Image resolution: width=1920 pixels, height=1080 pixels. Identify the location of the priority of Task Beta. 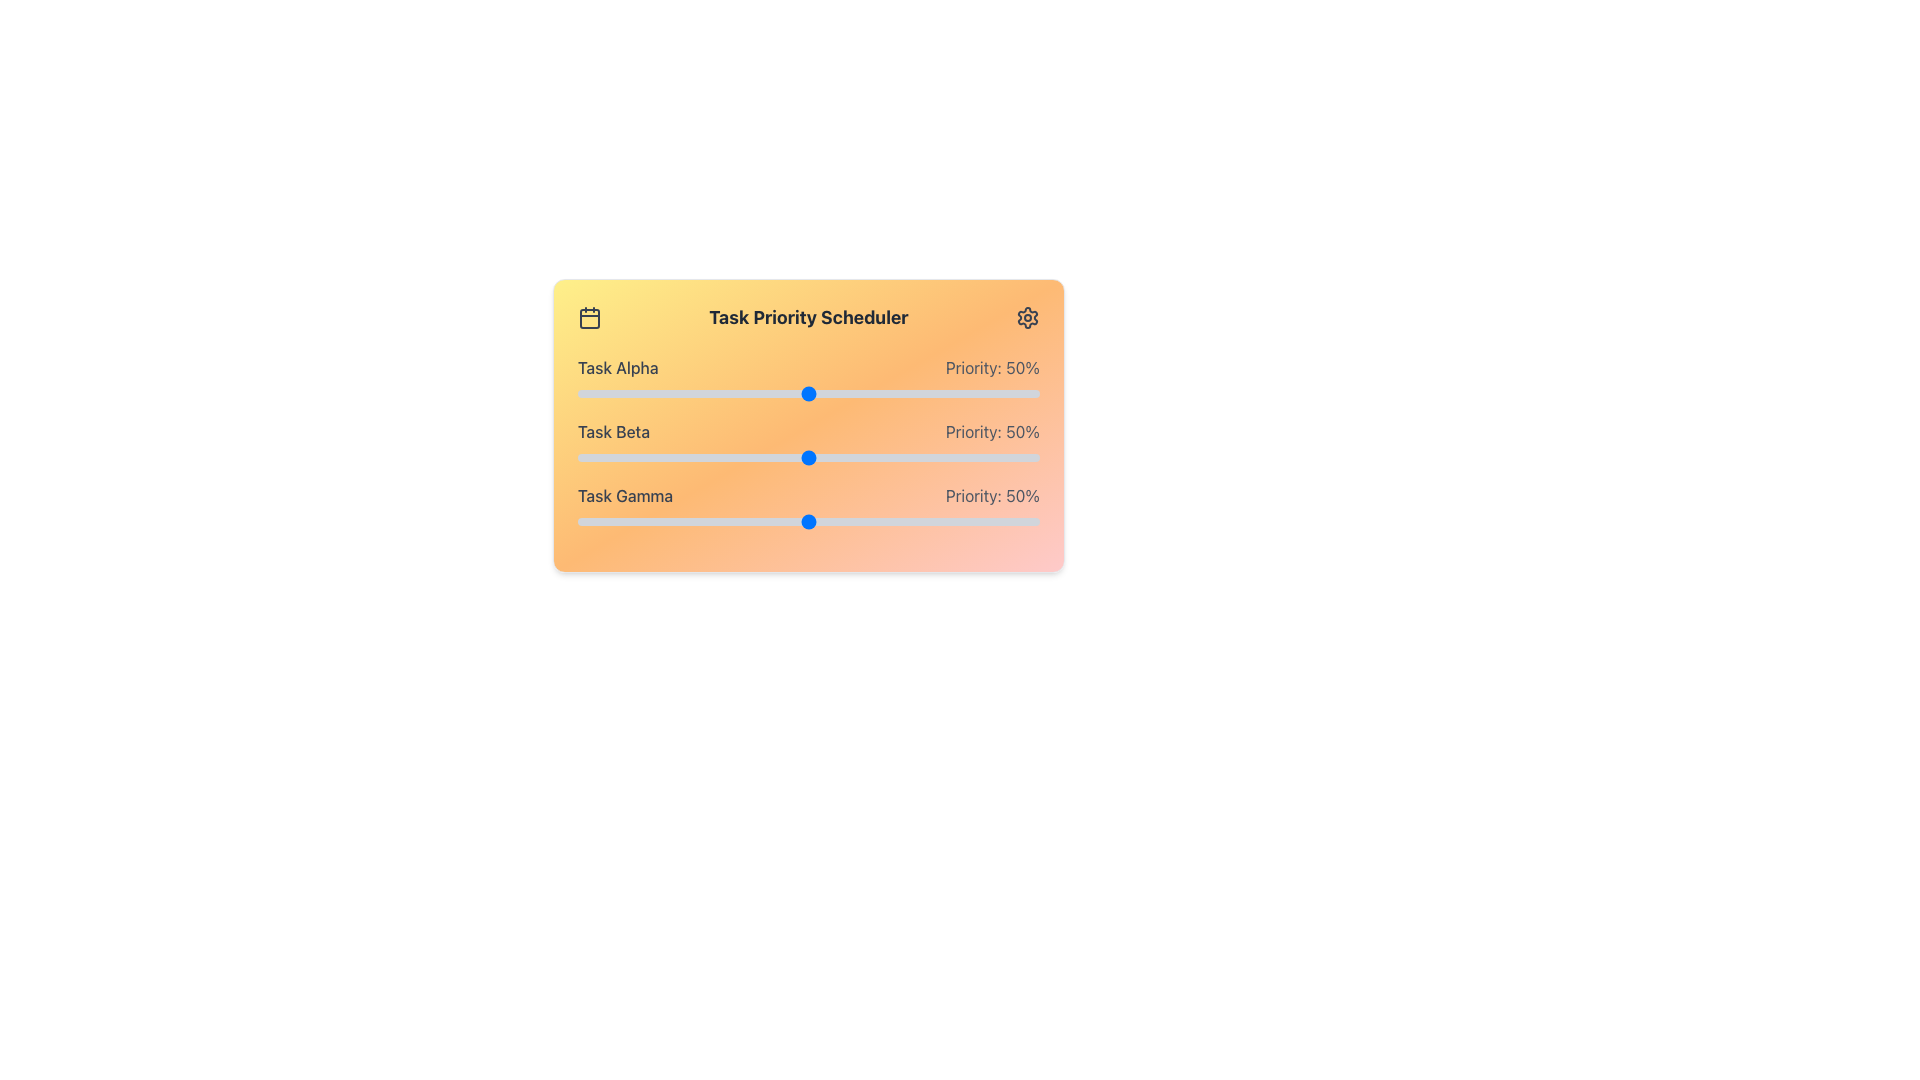
(928, 458).